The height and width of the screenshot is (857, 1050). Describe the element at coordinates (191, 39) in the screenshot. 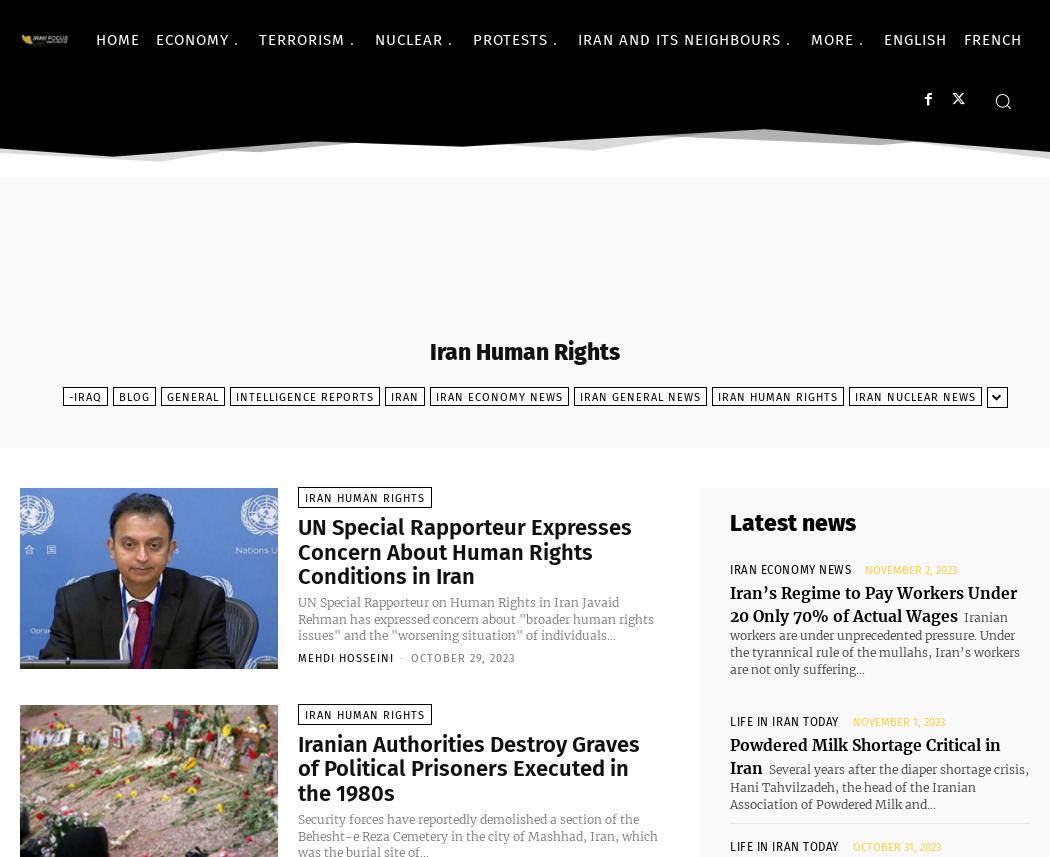

I see `'Economy'` at that location.